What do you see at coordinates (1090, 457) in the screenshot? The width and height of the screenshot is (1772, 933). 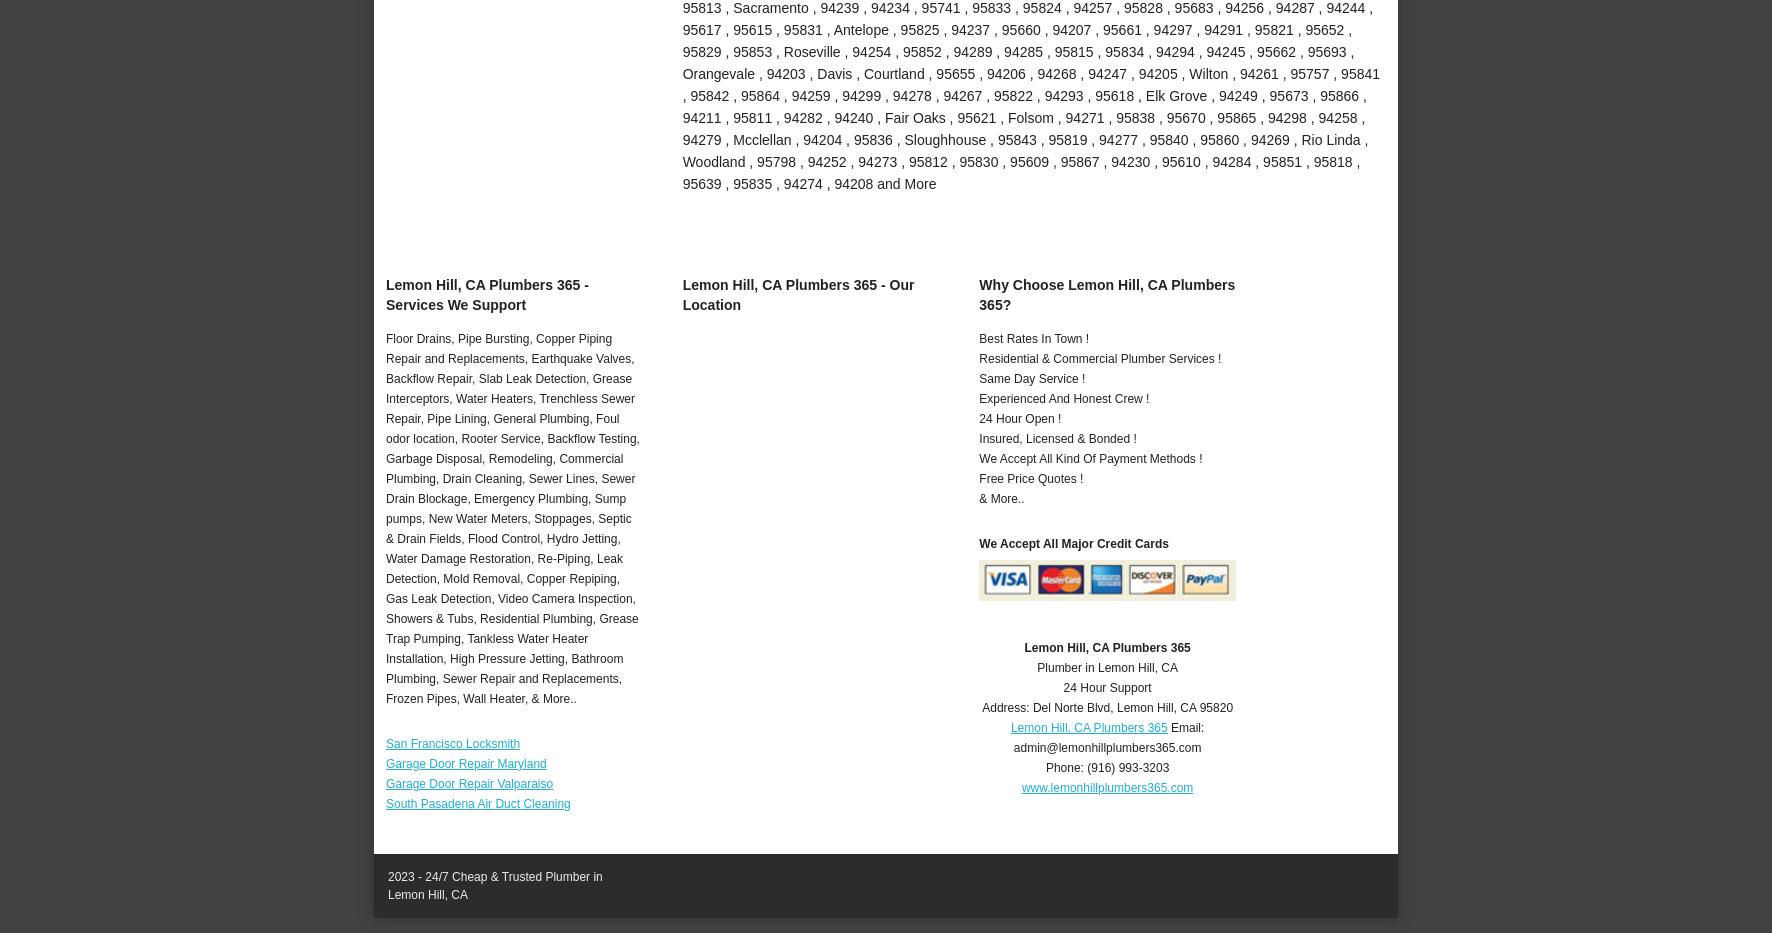 I see `'We Accept All Kind Of Payment Methods !'` at bounding box center [1090, 457].